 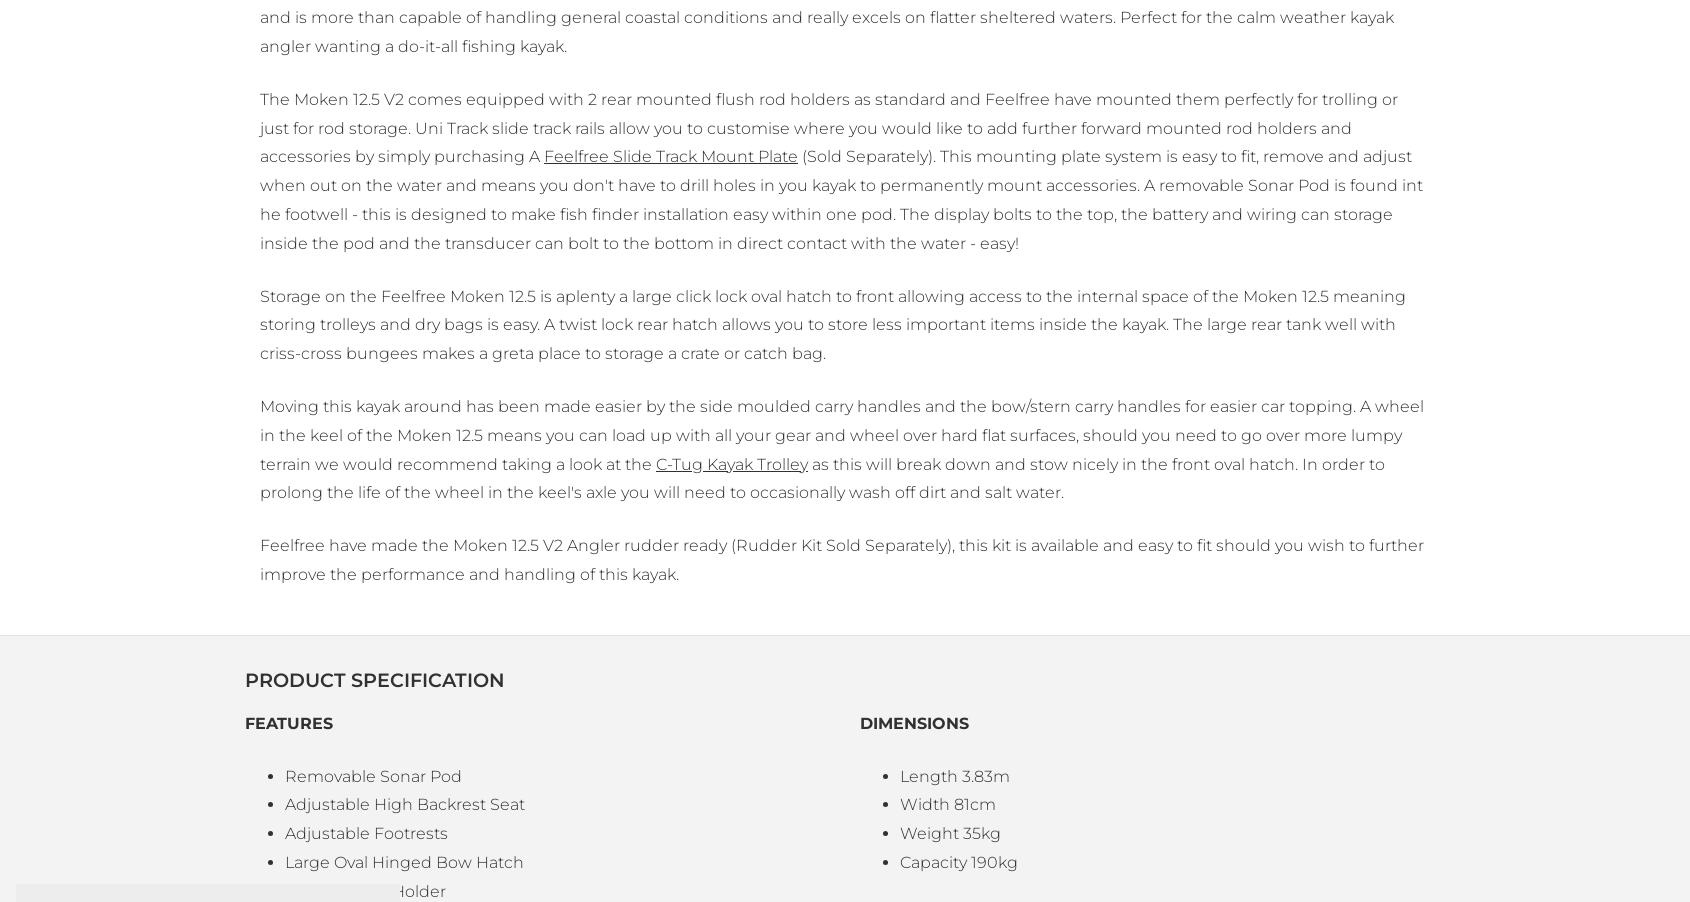 What do you see at coordinates (364, 890) in the screenshot?
I see `'Drinks Bottle Holder'` at bounding box center [364, 890].